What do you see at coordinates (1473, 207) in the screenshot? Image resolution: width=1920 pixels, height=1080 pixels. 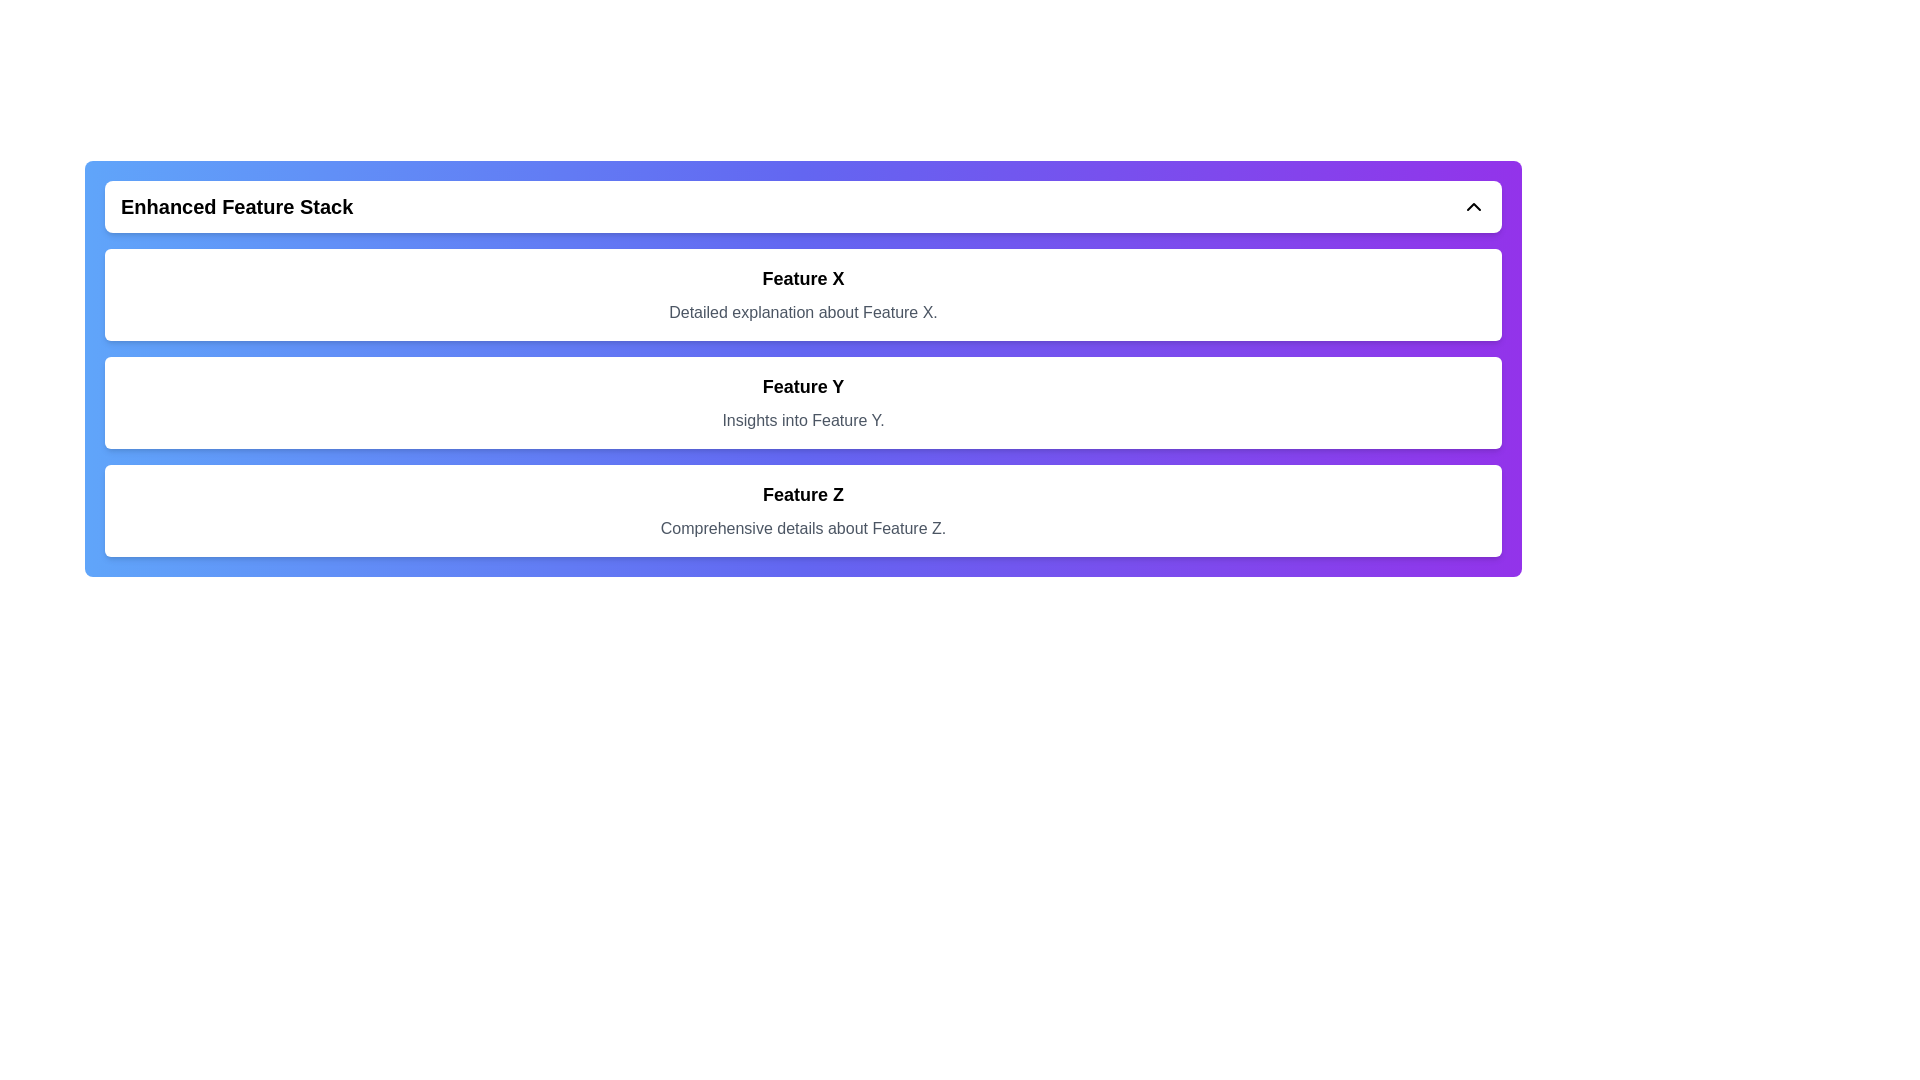 I see `the collapse icon located on the far right side of the header section, adjacent to the title text 'Enhanced Feature Stack'` at bounding box center [1473, 207].